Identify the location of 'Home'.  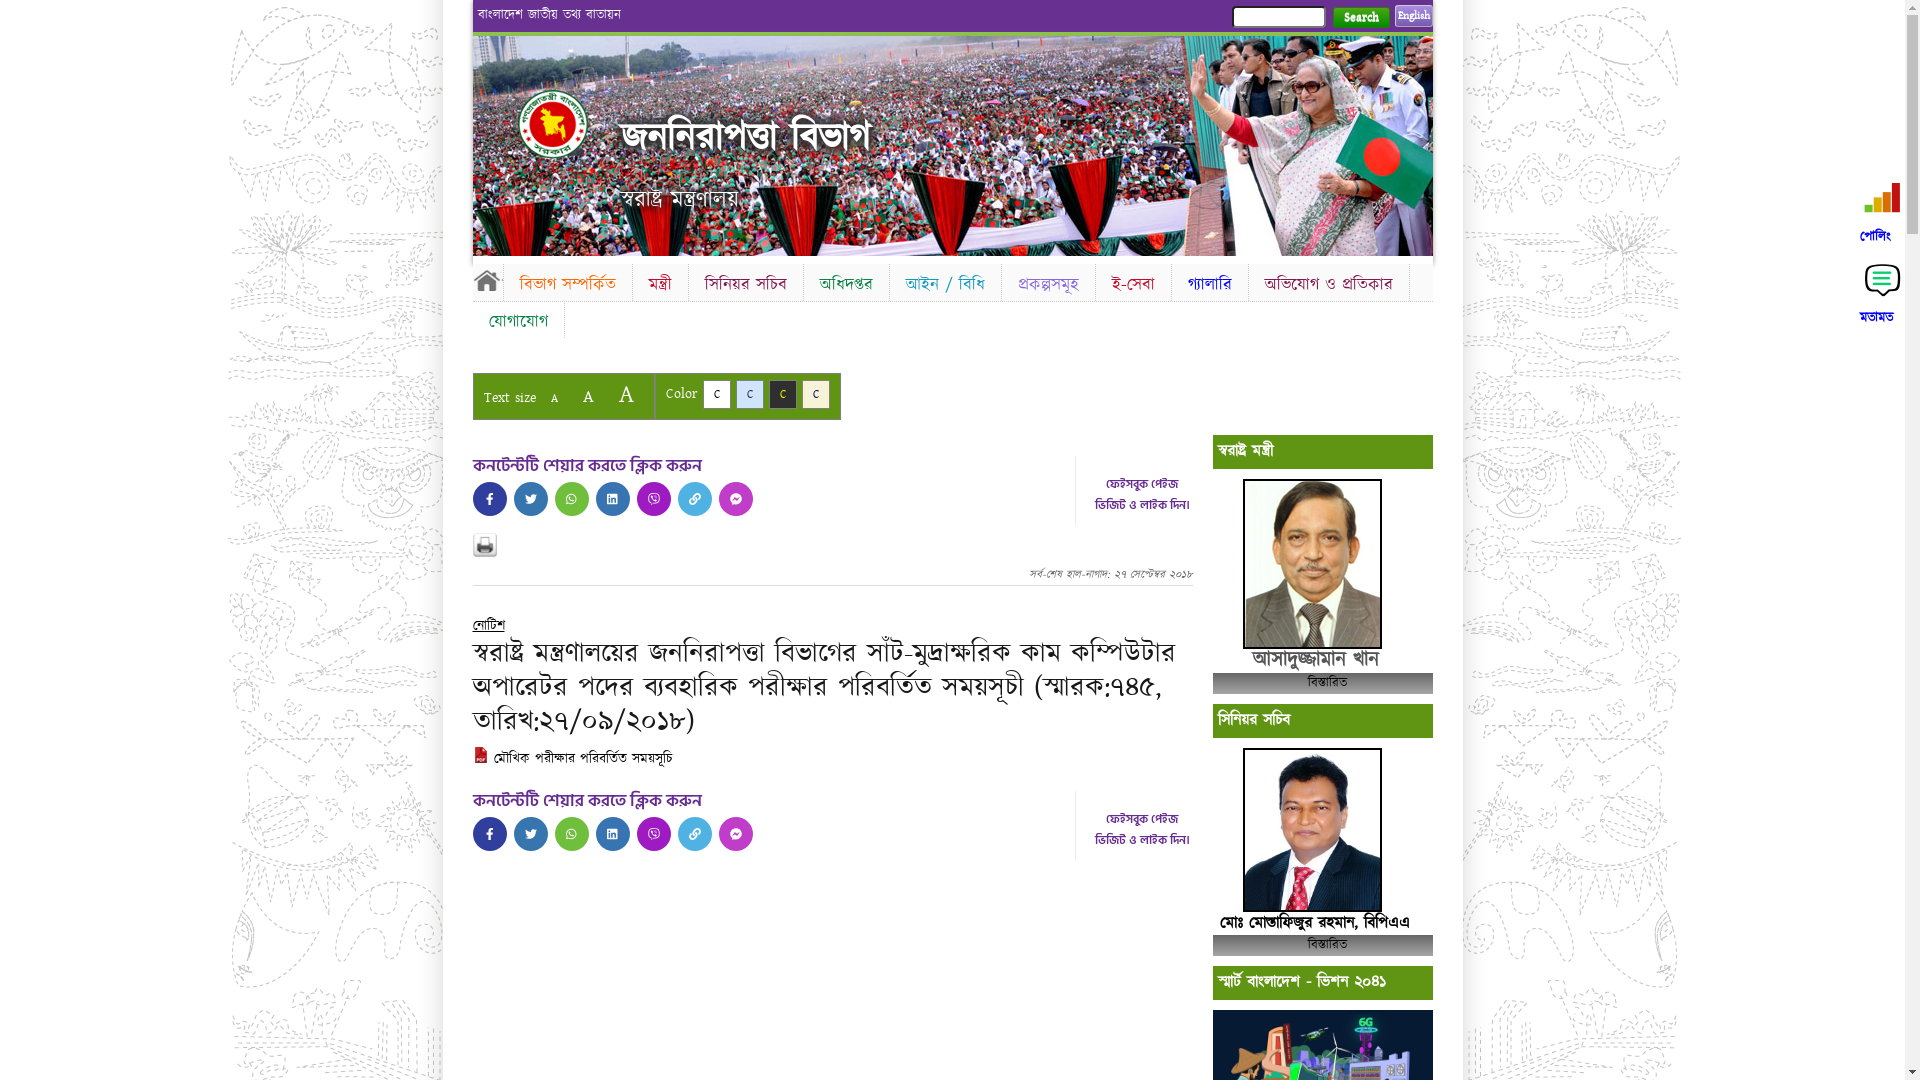
(569, 123).